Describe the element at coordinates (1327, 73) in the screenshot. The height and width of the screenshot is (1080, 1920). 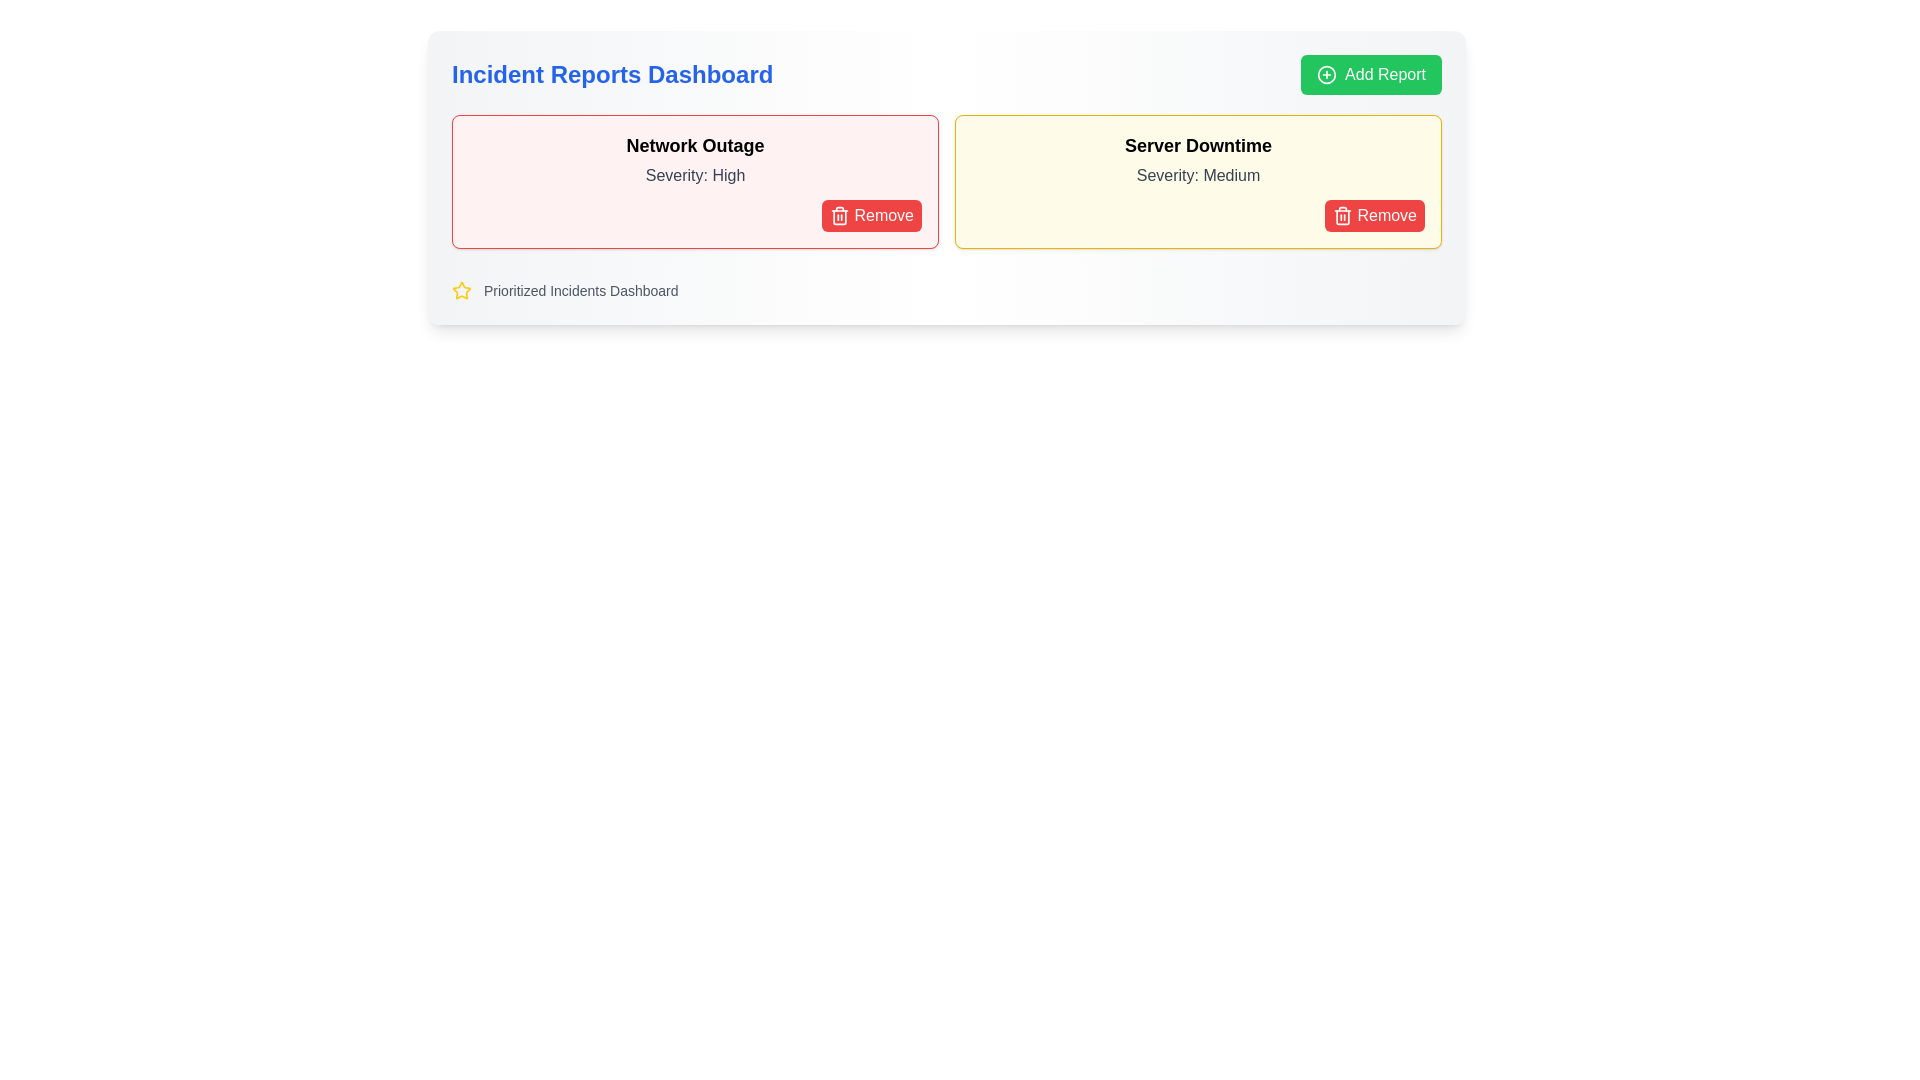
I see `the circular icon within the 'Add Report' button located in the top-right area of the interface for contextual understanding` at that location.